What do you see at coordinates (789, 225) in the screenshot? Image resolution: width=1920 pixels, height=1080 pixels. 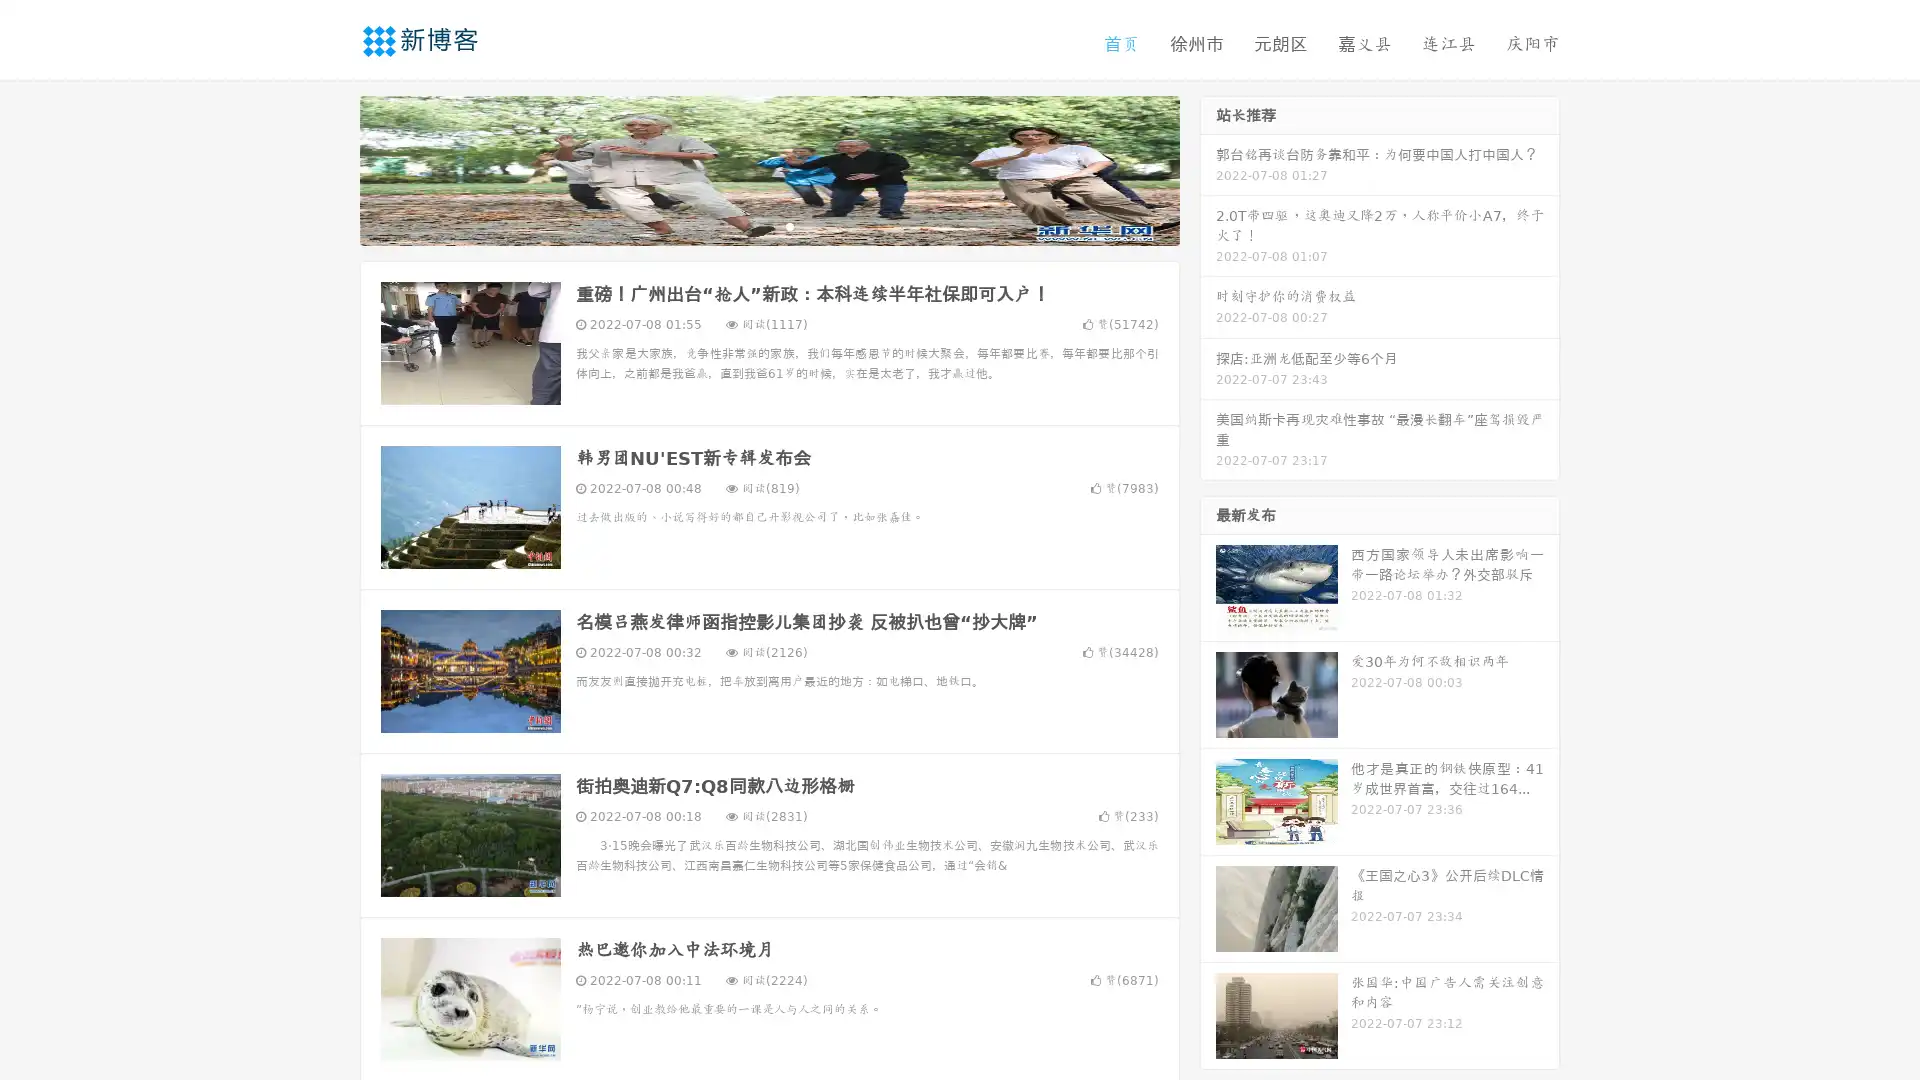 I see `Go to slide 3` at bounding box center [789, 225].